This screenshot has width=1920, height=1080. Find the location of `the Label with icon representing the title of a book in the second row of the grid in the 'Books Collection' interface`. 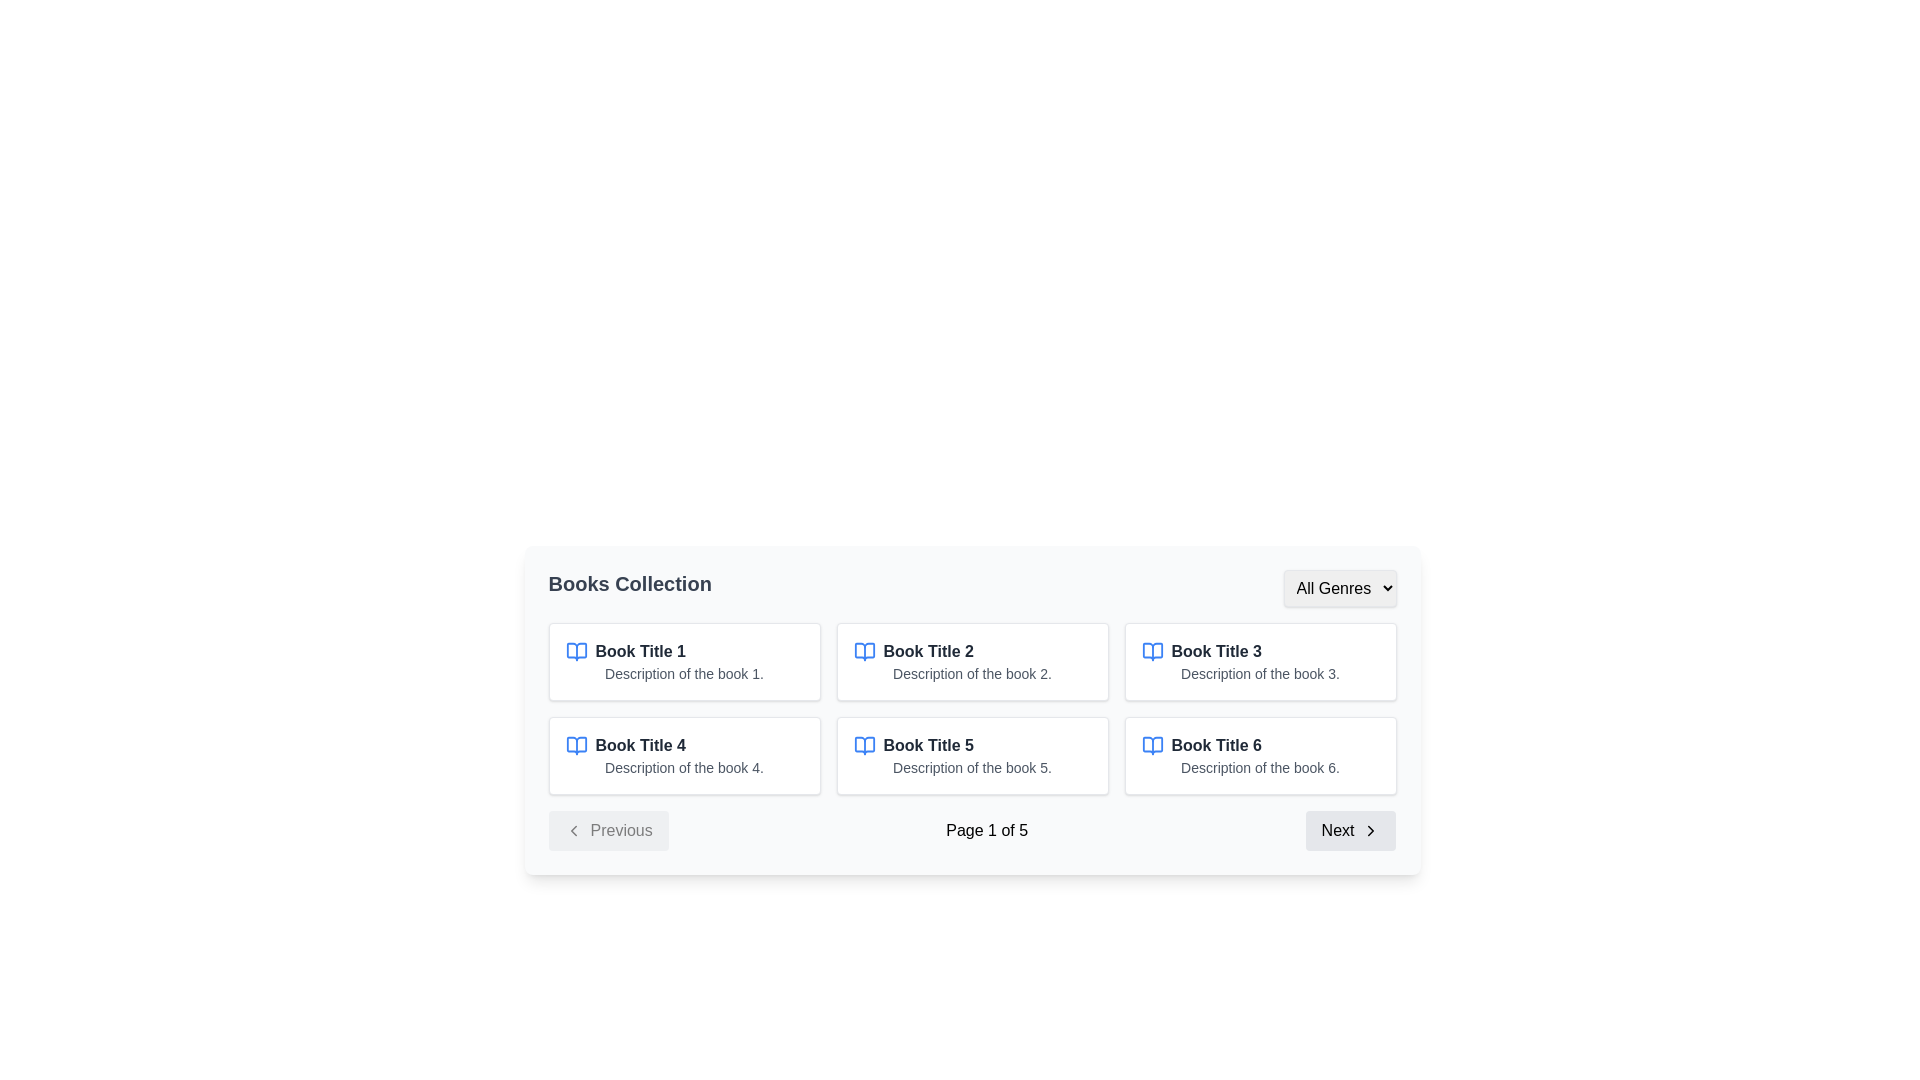

the Label with icon representing the title of a book in the second row of the grid in the 'Books Collection' interface is located at coordinates (684, 745).